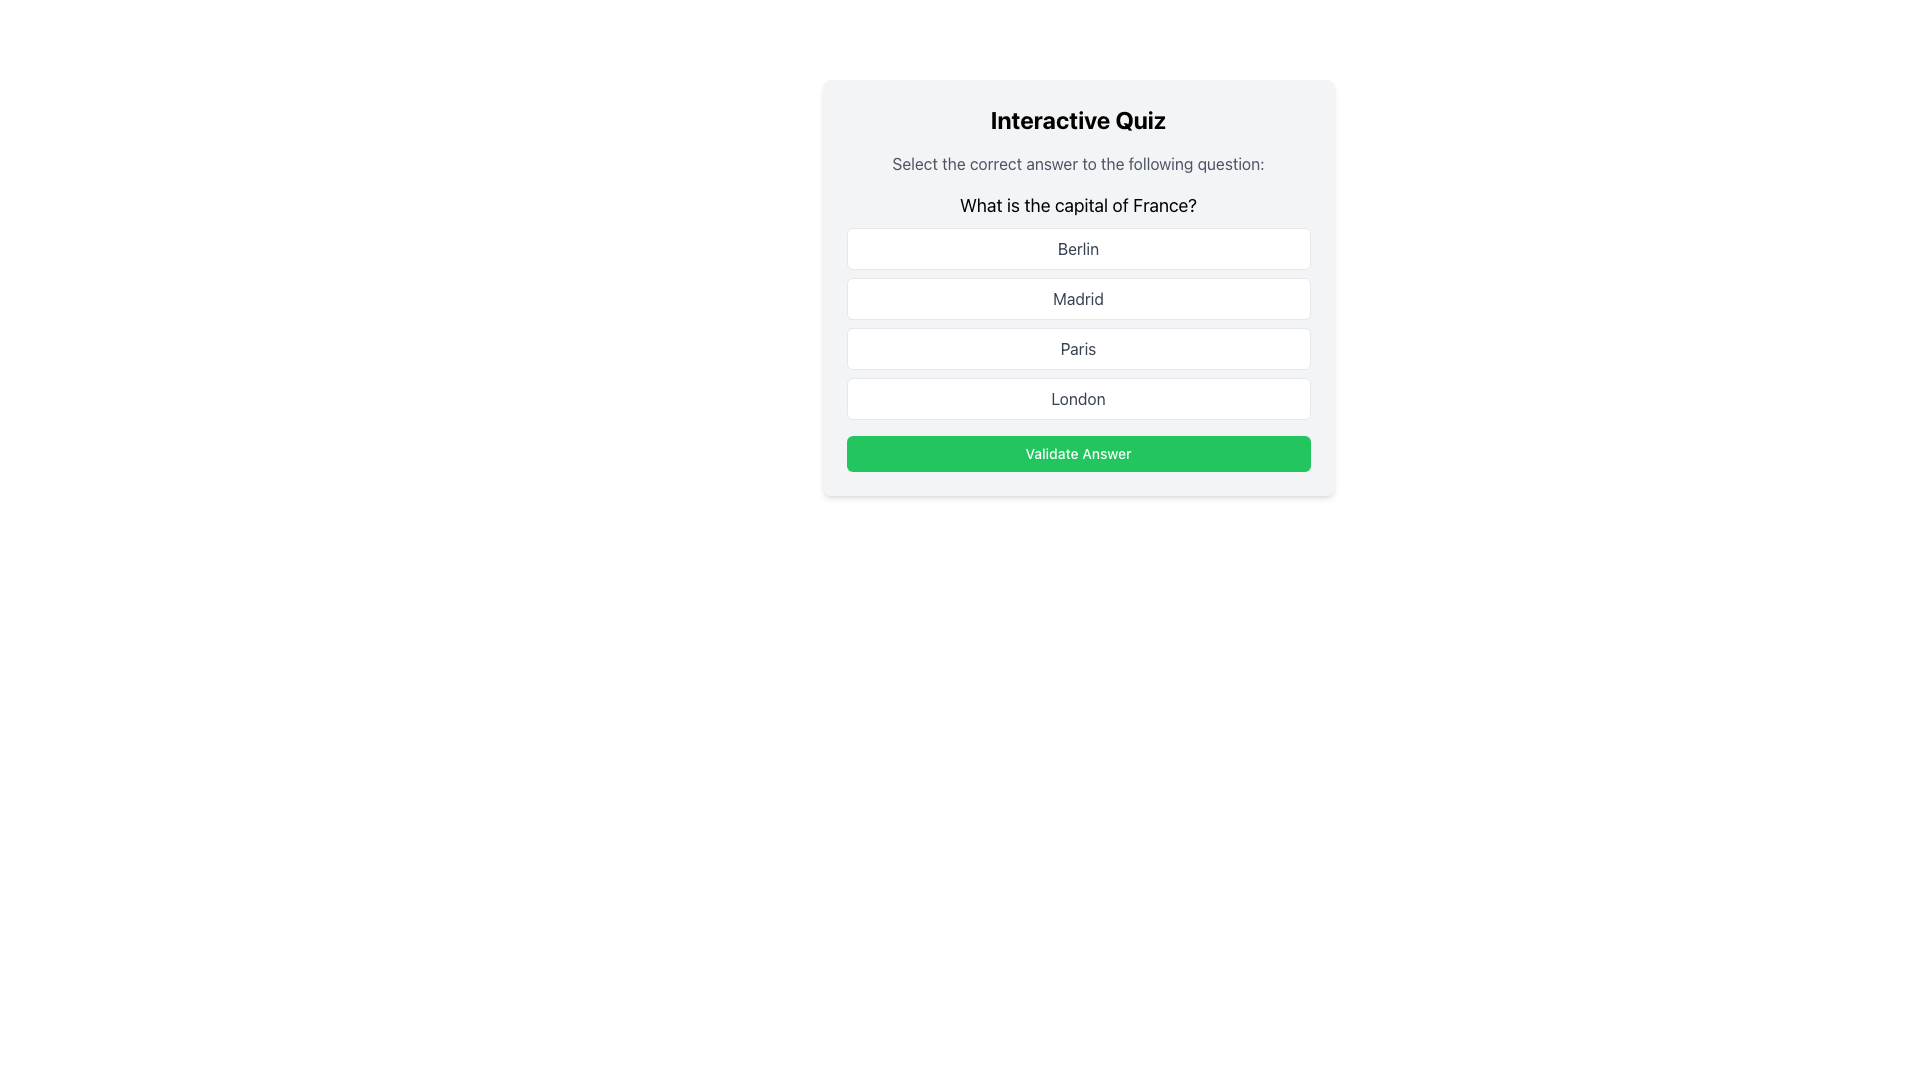  Describe the element at coordinates (1077, 347) in the screenshot. I see `the rectangular button labeled 'Paris', which is the third button in a vertical list under the question 'What is the capital of France?'` at that location.